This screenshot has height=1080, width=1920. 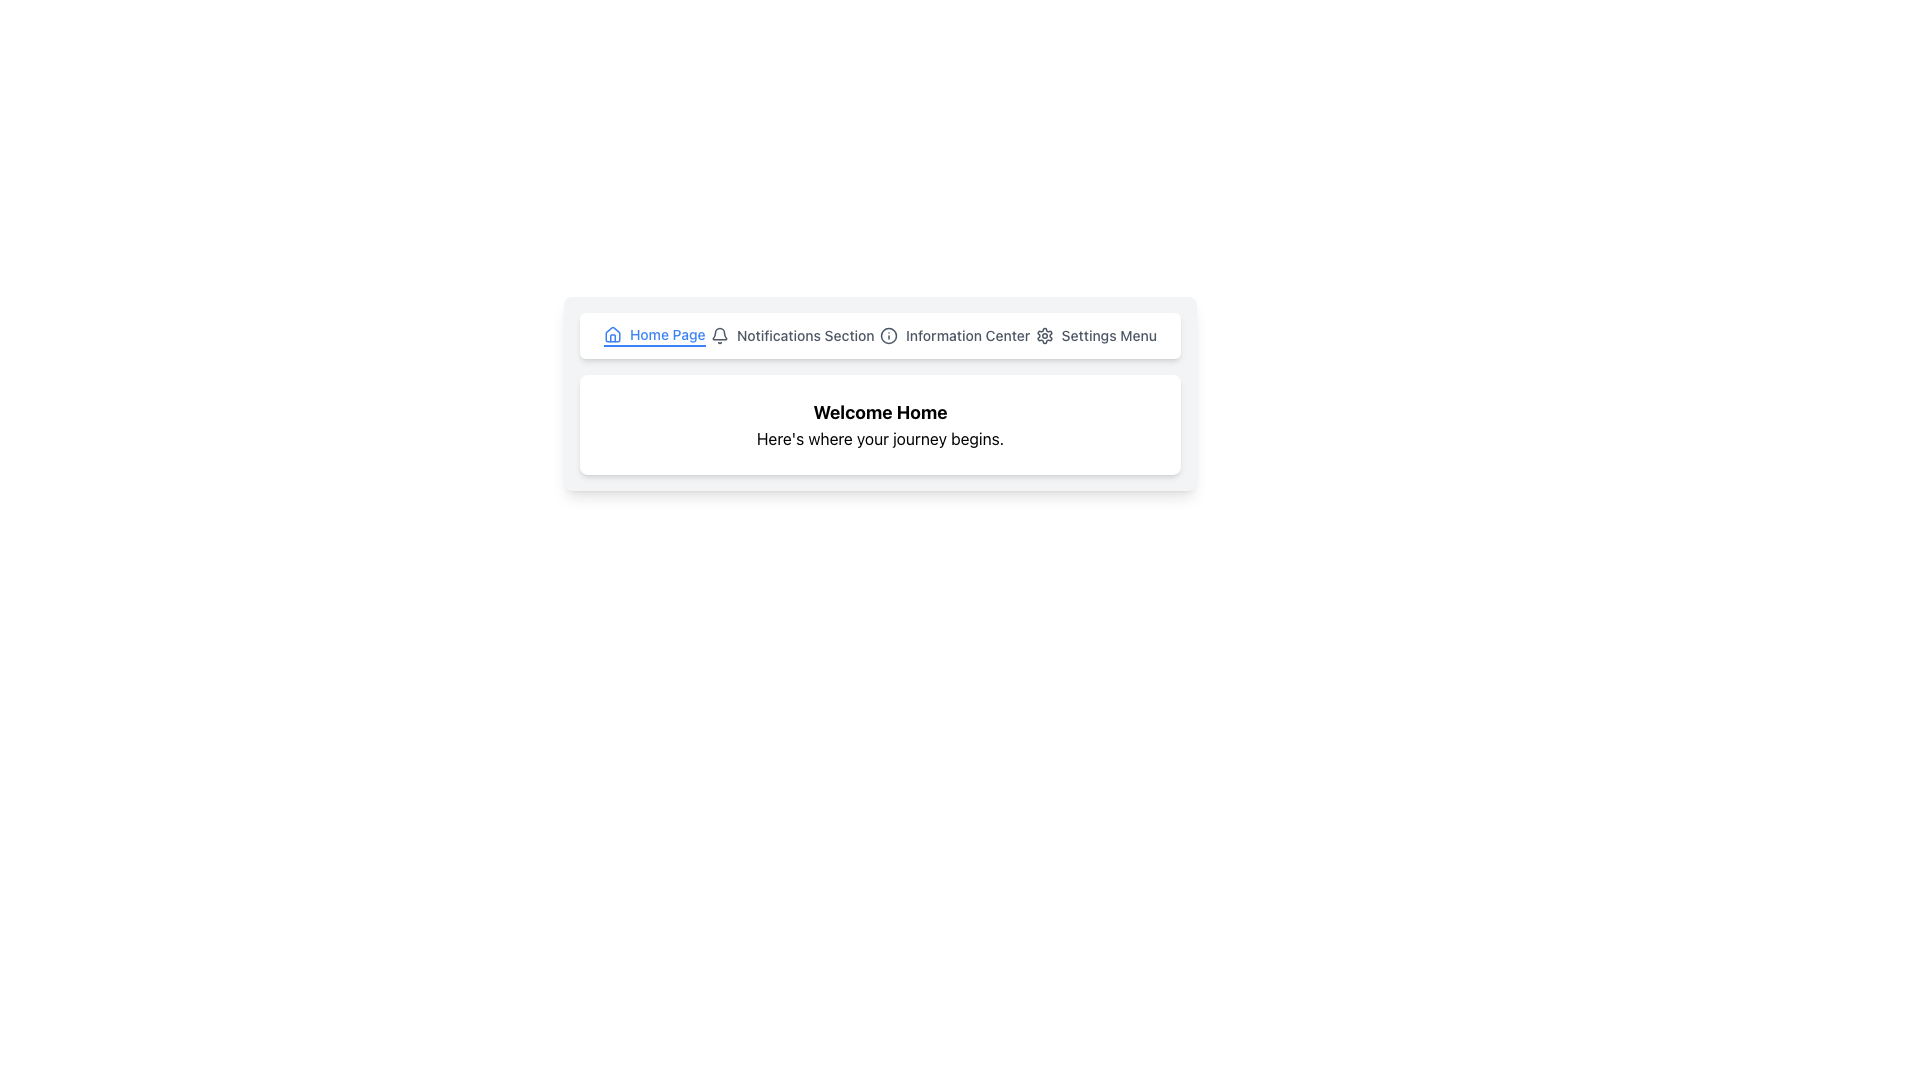 I want to click on the 'Home Page' navigation link, which is the first item in the horizontal navigation bar, featuring a home icon and bold blue text, so click(x=654, y=334).